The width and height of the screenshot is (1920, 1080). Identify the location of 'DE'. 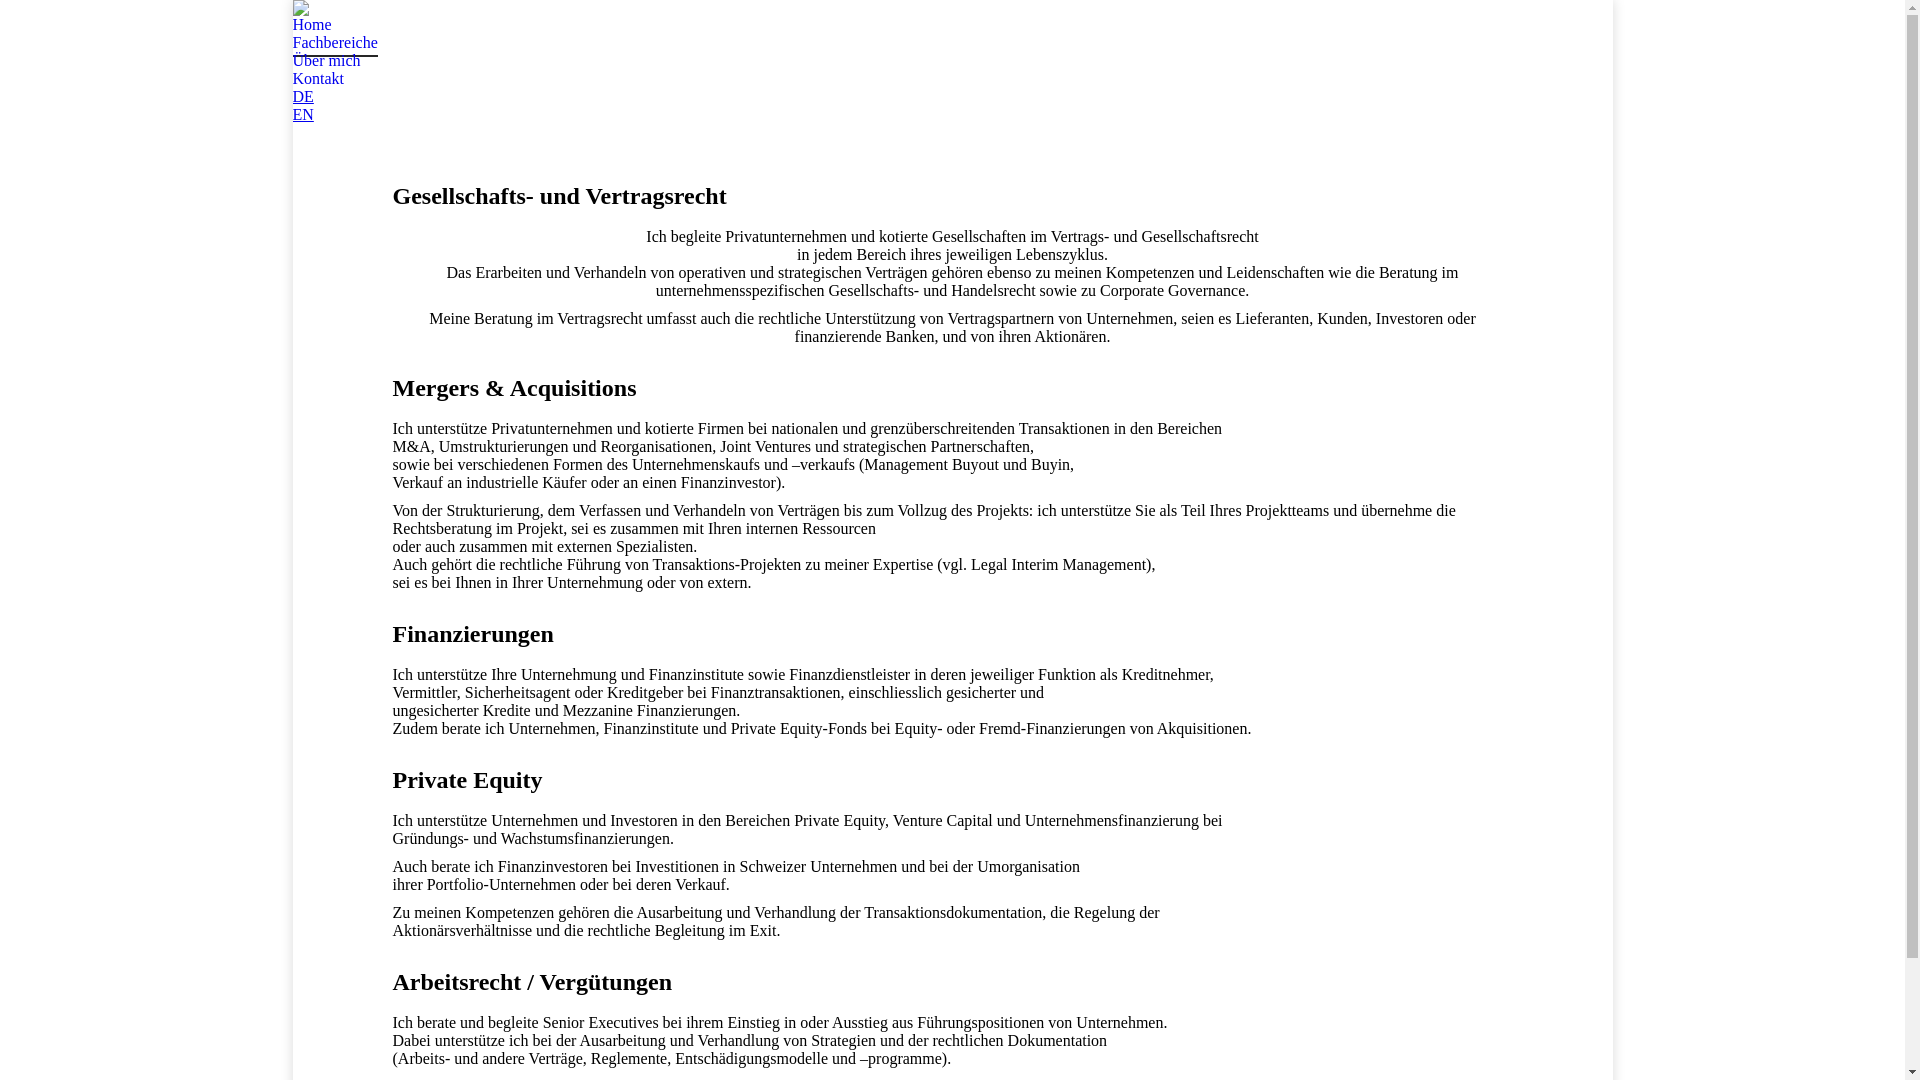
(301, 96).